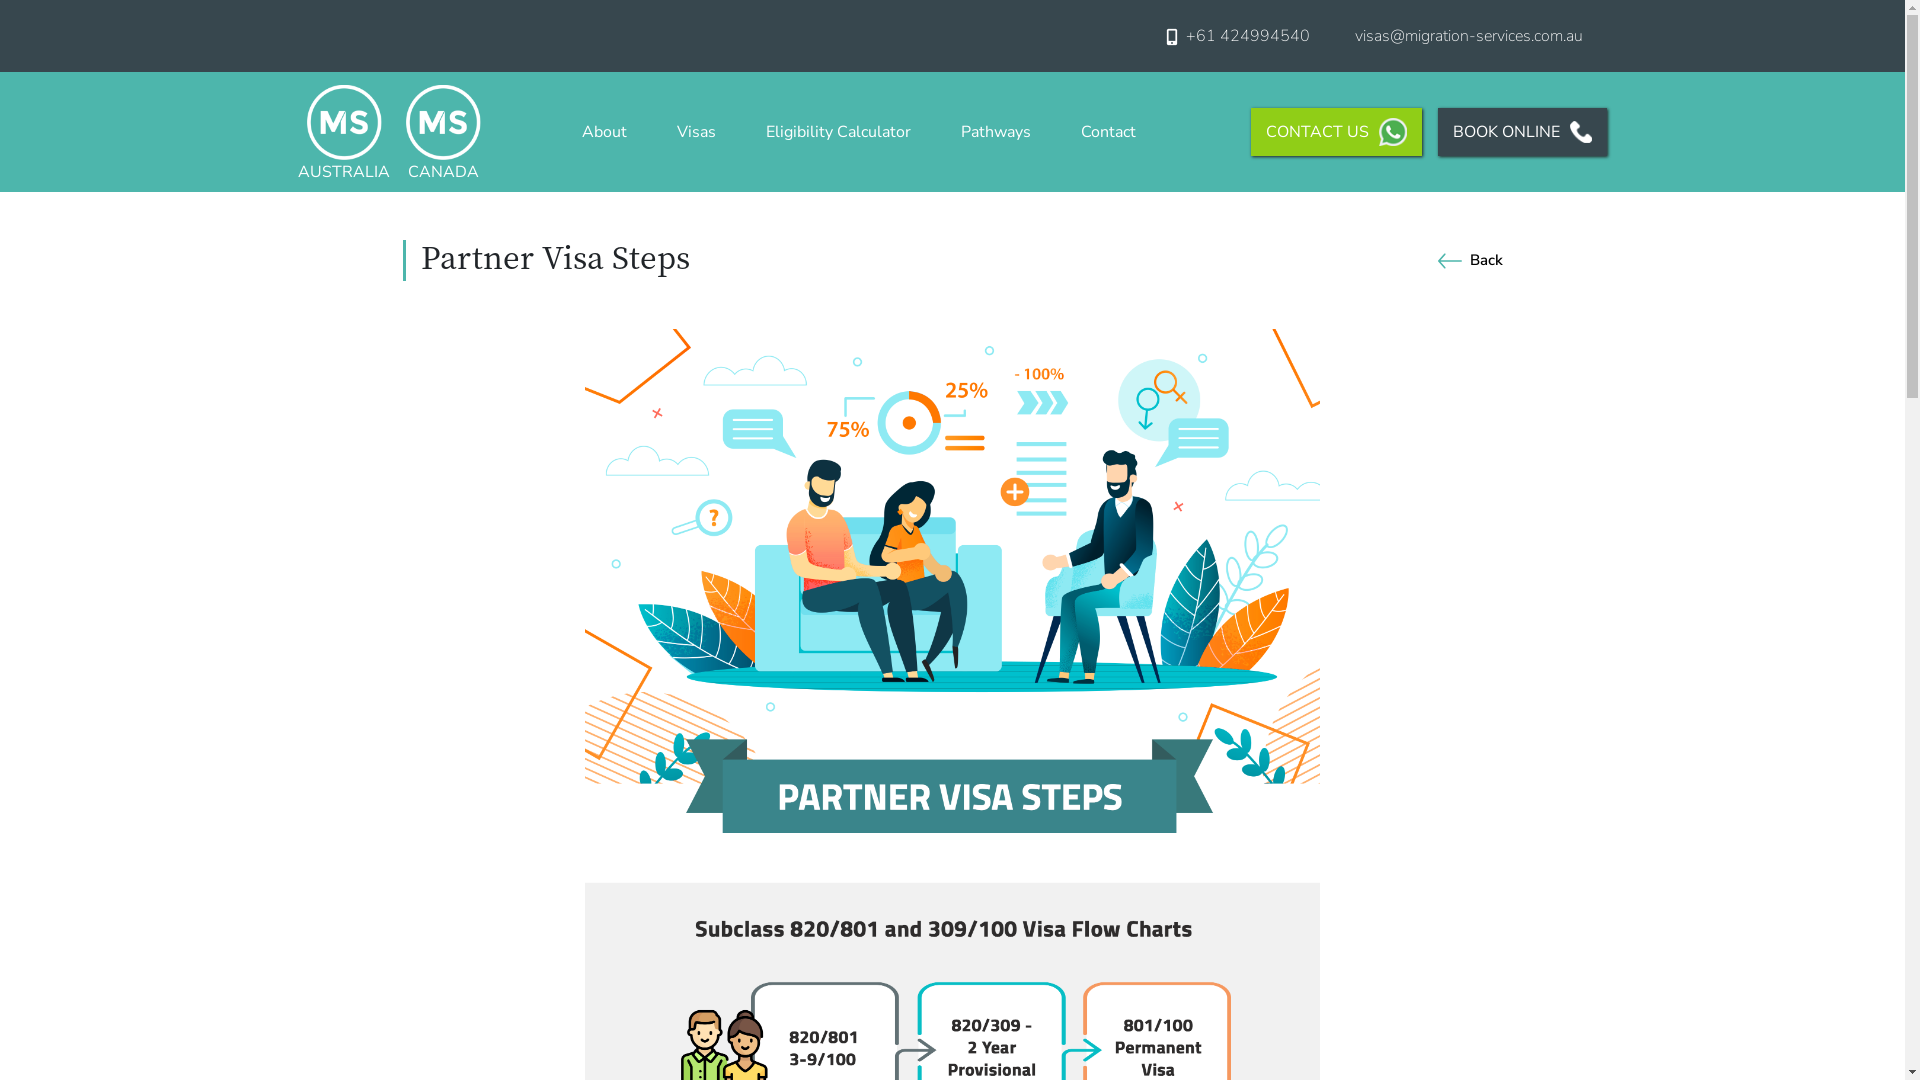 This screenshot has width=1920, height=1080. I want to click on 'Visas', so click(696, 131).